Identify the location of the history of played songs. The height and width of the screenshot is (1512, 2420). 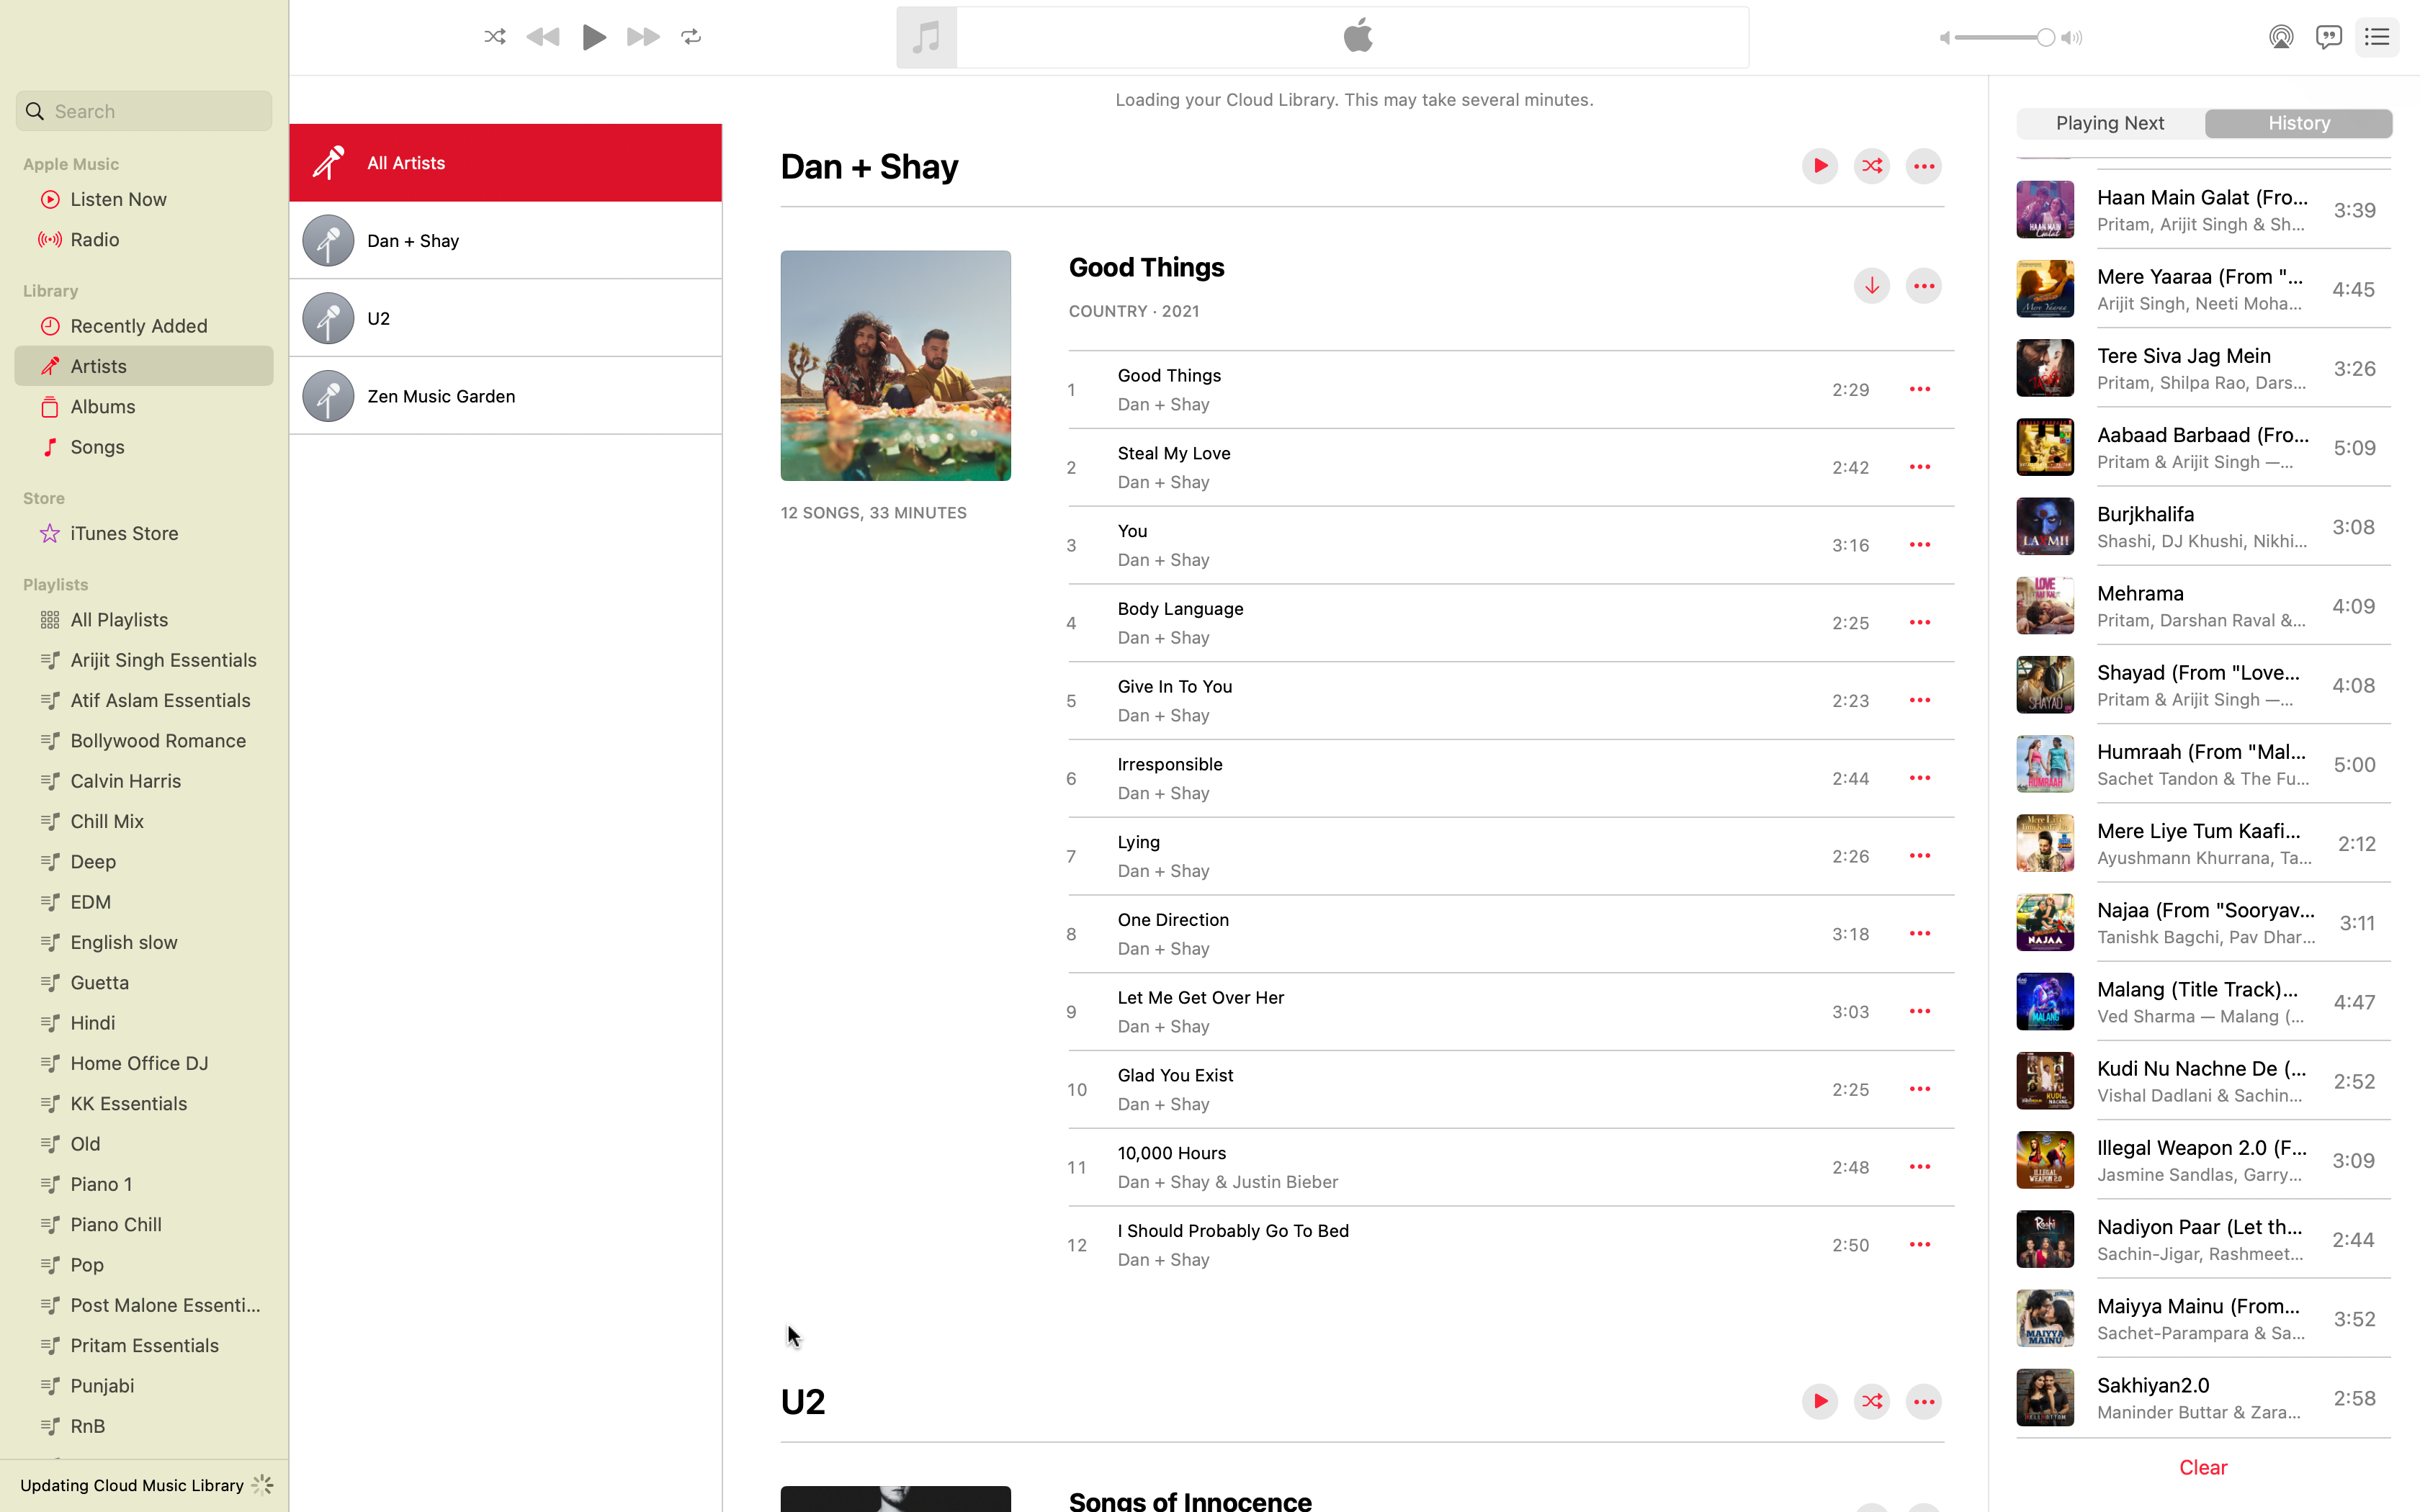
(2299, 124).